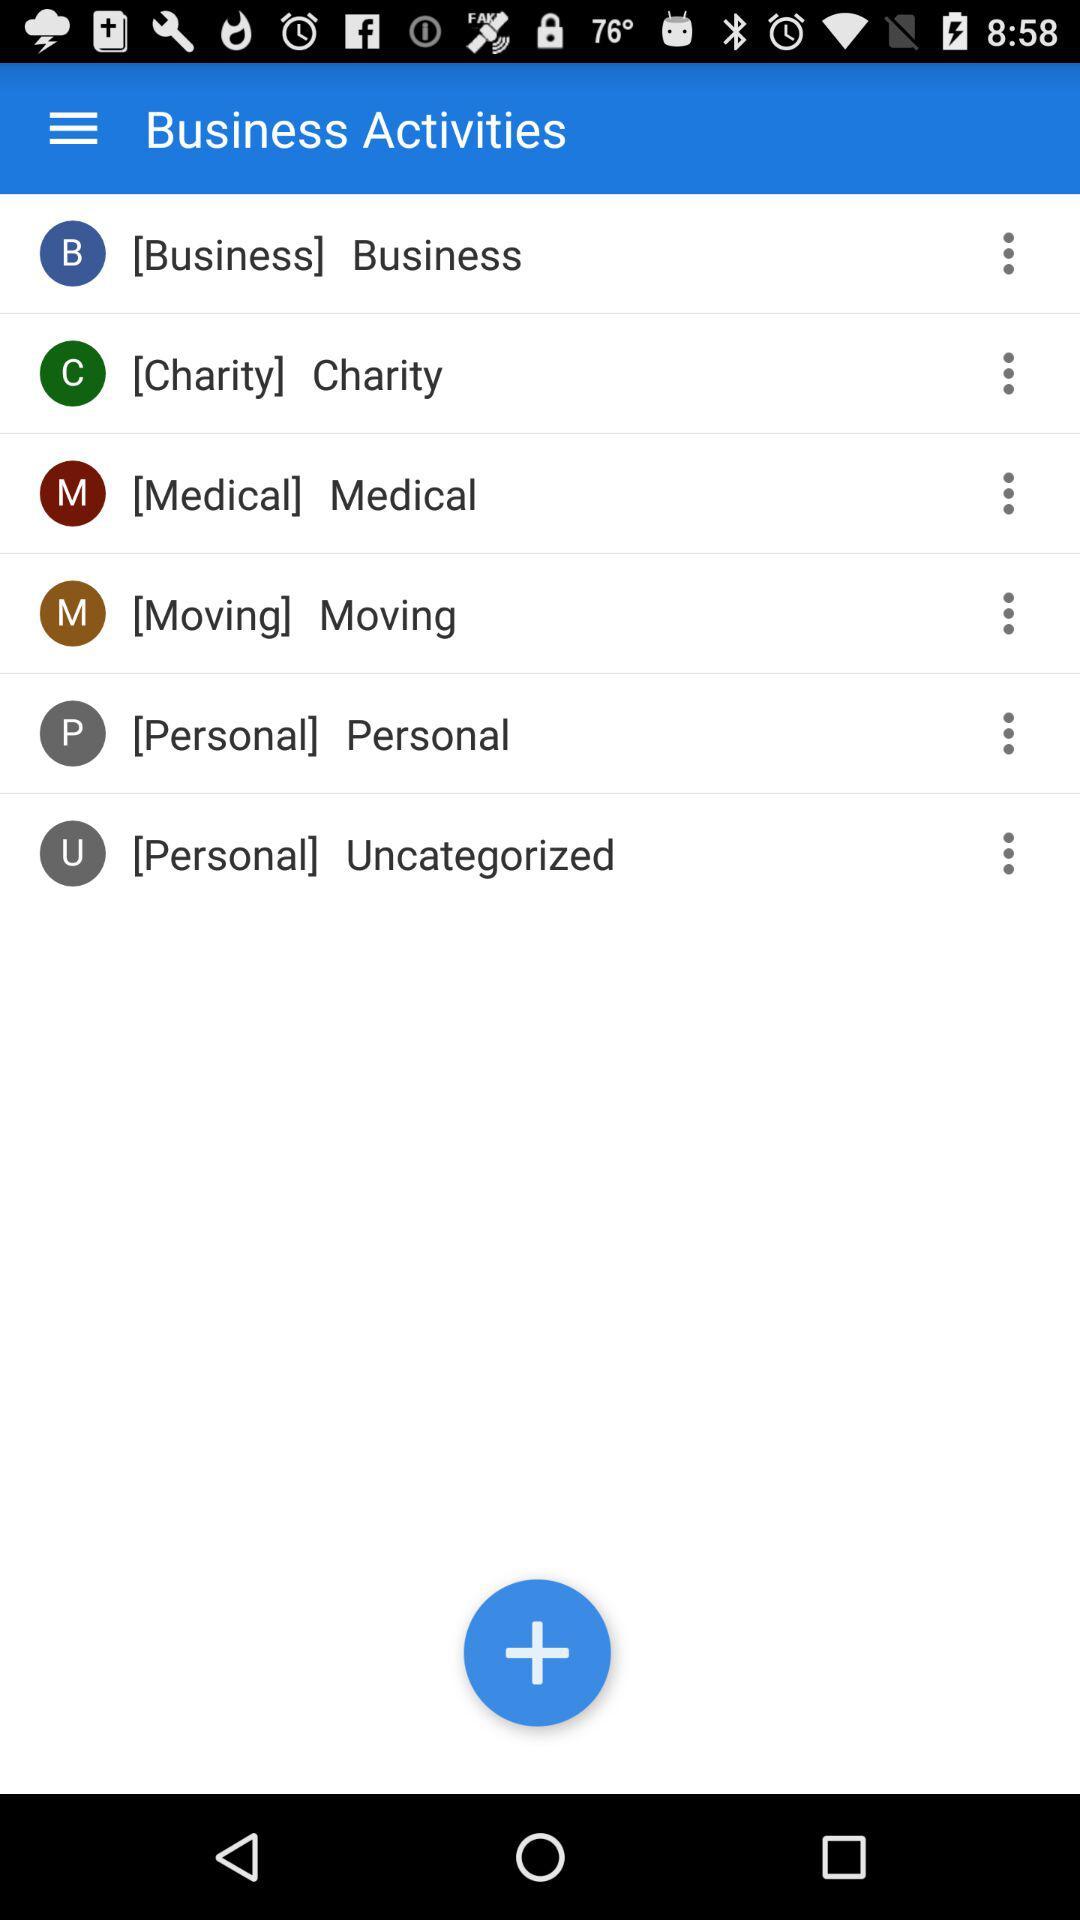 The width and height of the screenshot is (1080, 1920). I want to click on the item above c icon, so click(71, 252).